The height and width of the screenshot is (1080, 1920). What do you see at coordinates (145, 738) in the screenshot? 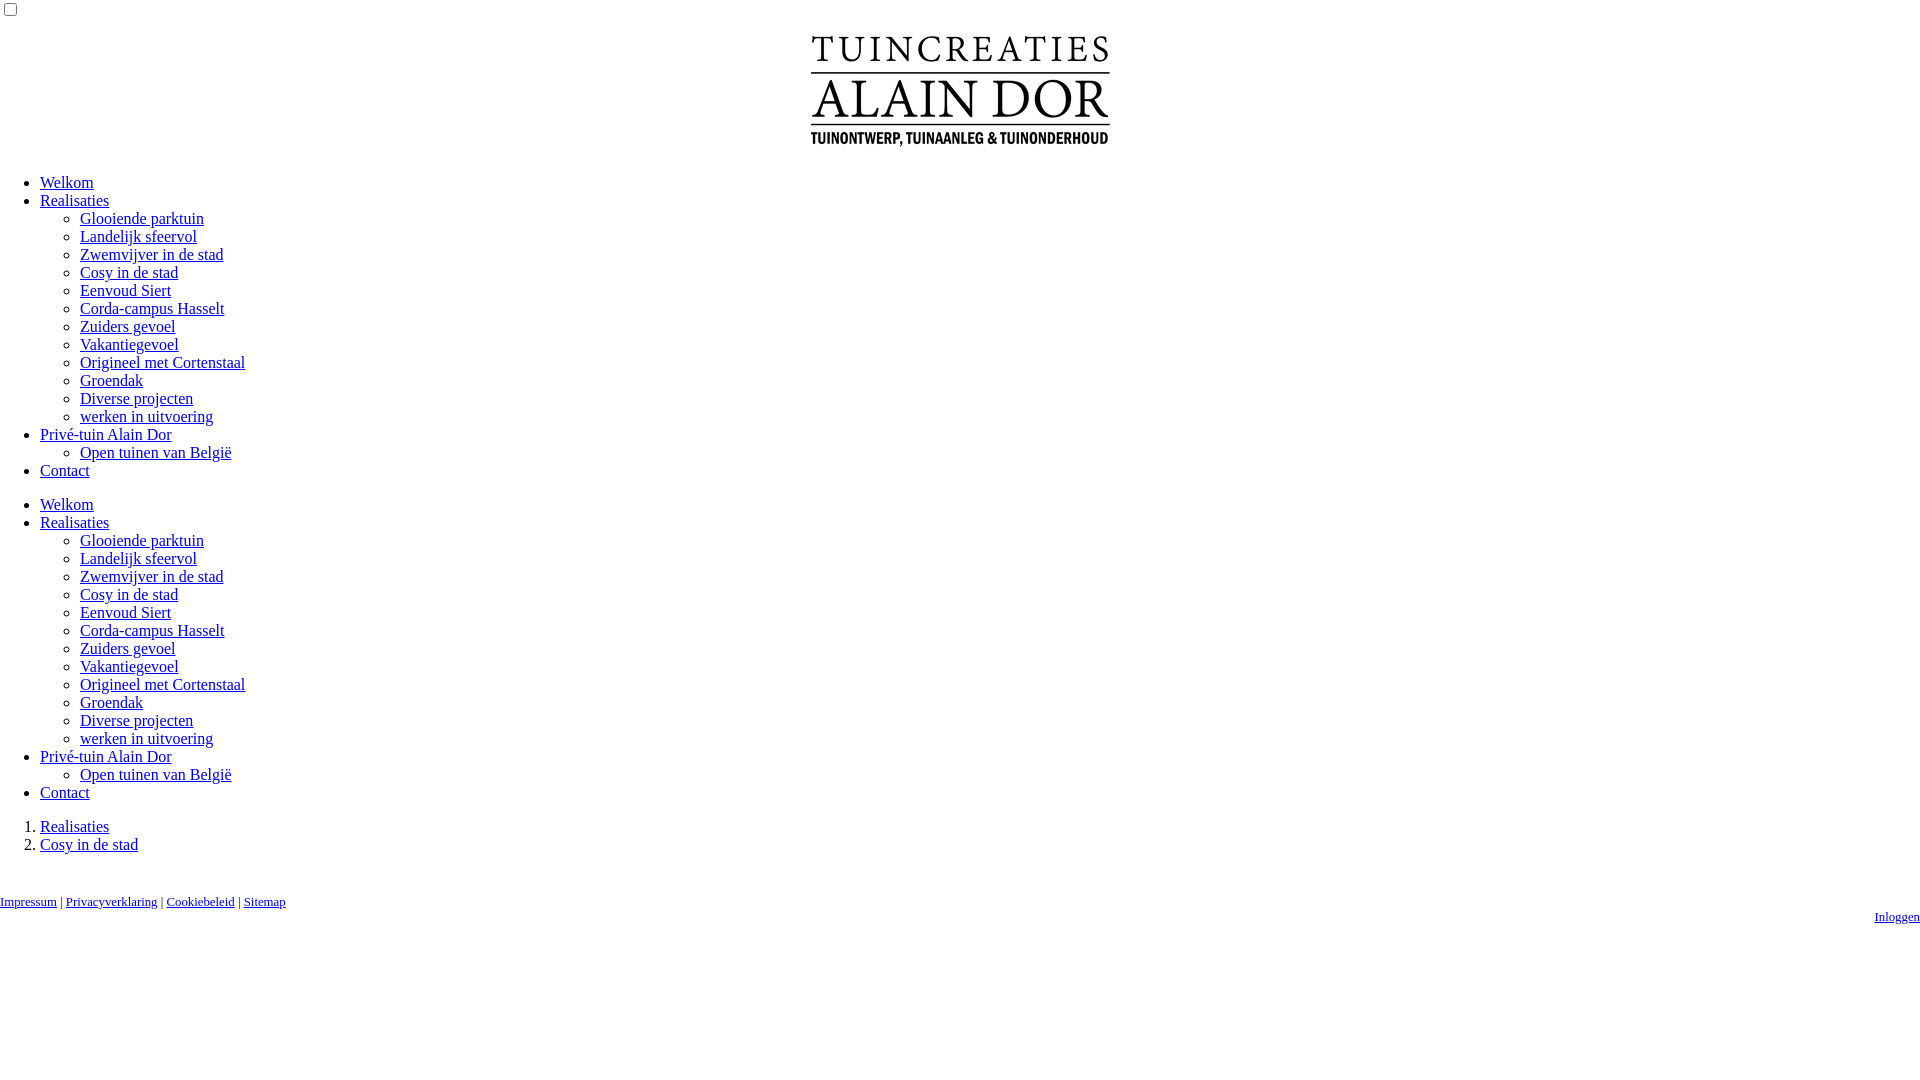
I see `'werken in uitvoering'` at bounding box center [145, 738].